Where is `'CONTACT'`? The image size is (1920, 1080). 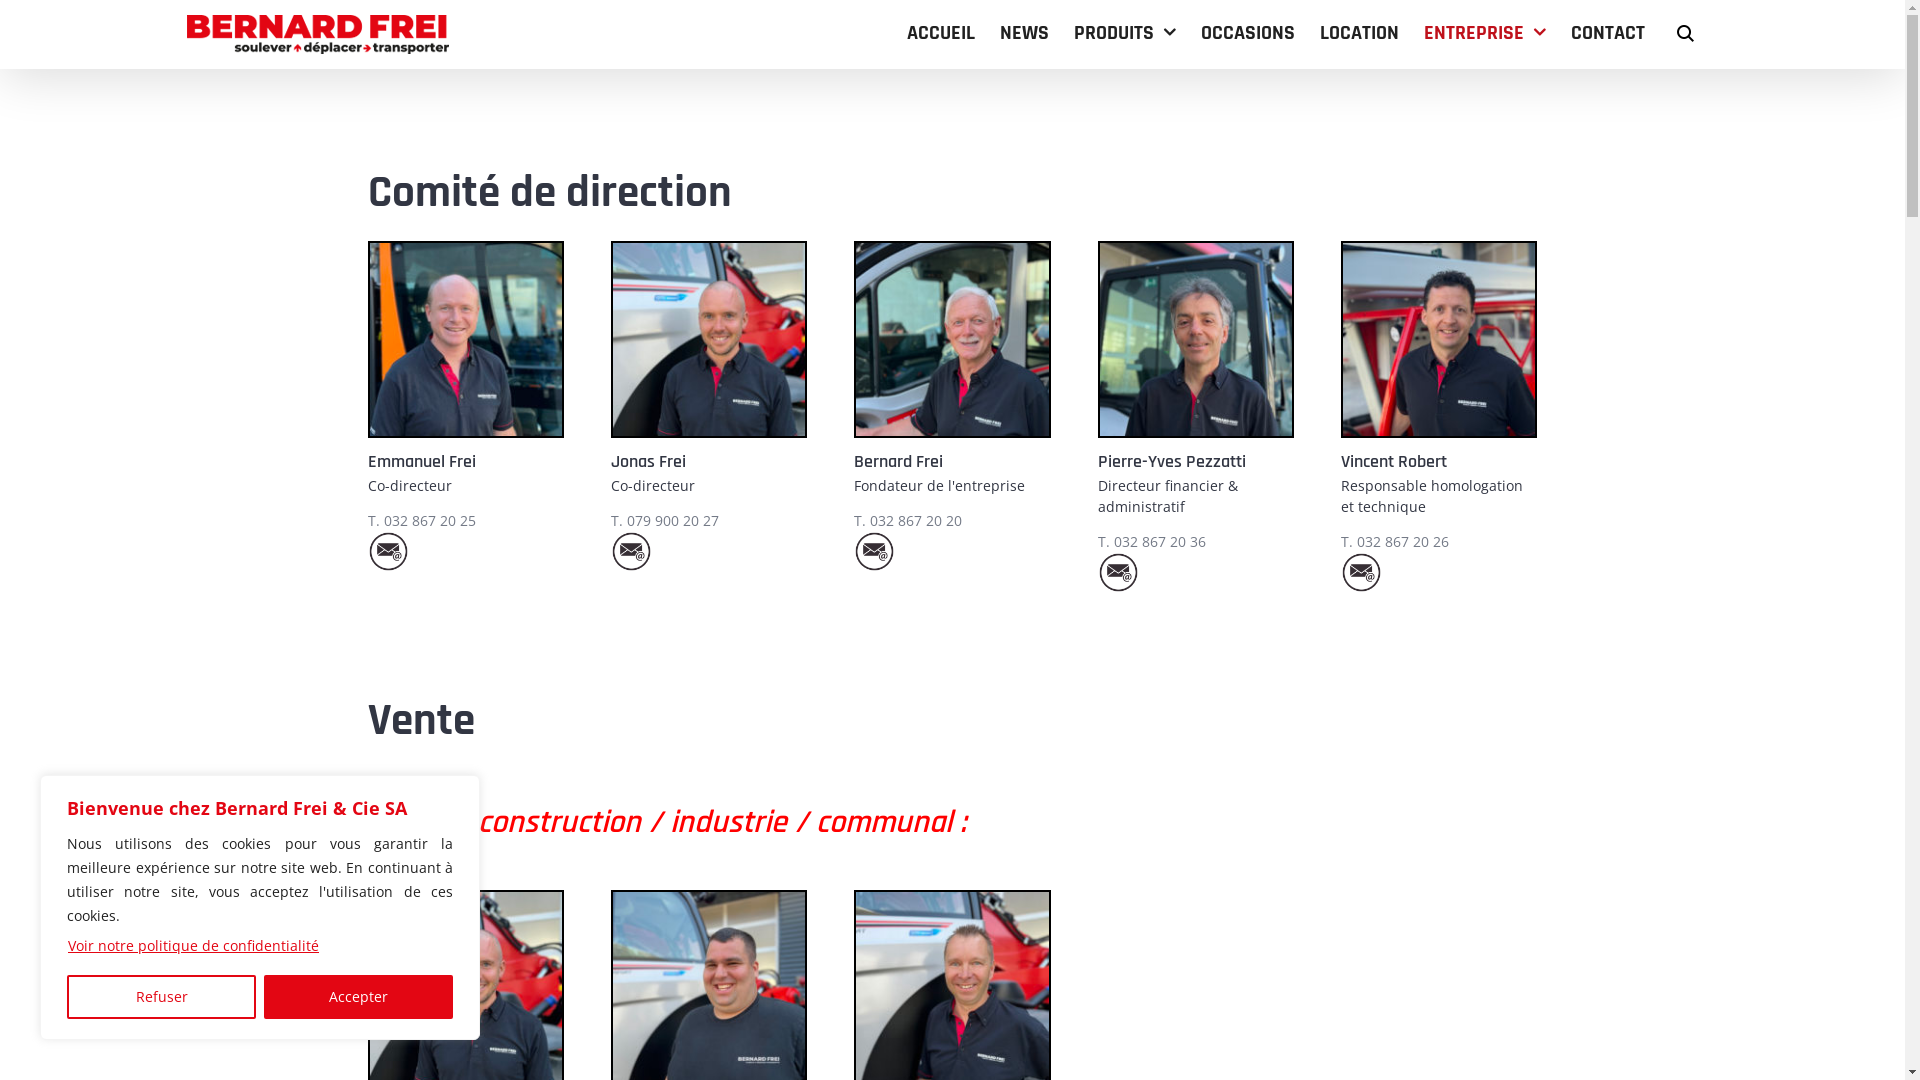
'CONTACT' is located at coordinates (1608, 32).